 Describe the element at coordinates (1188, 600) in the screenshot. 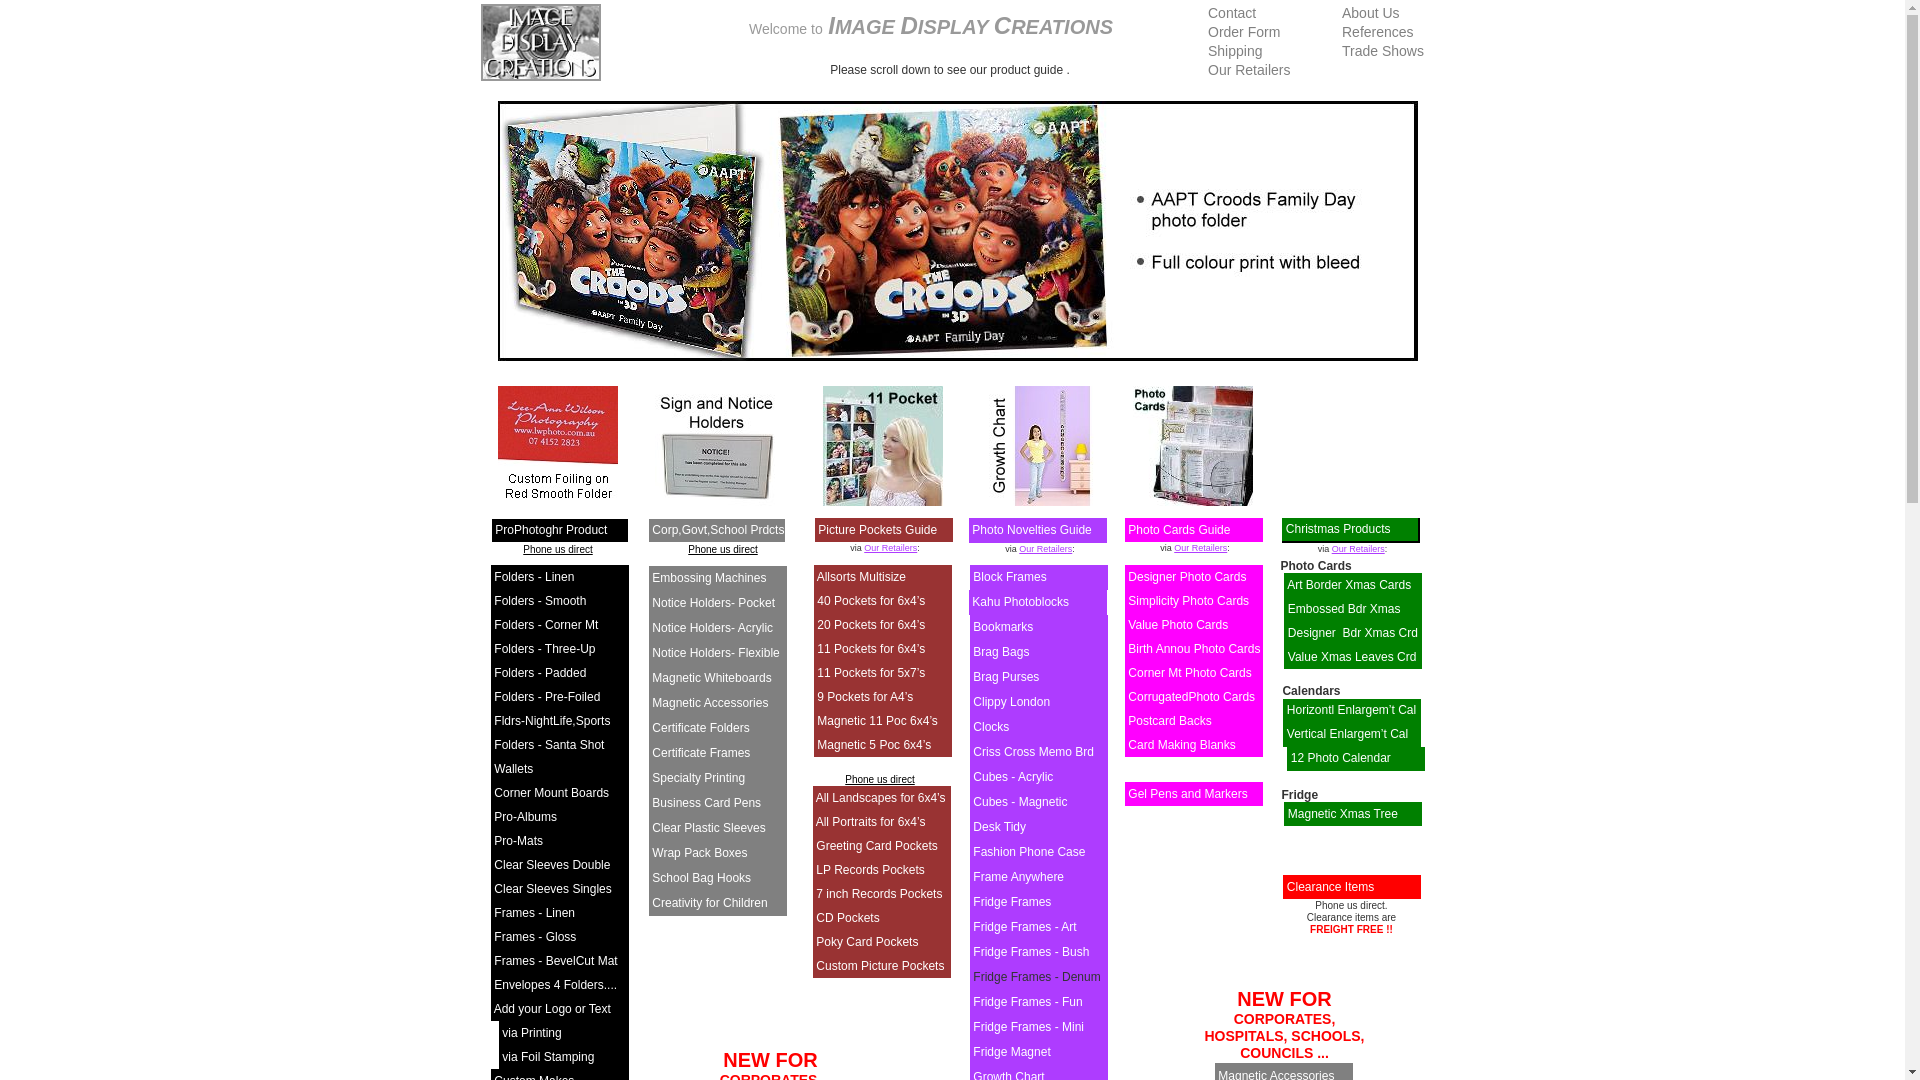

I see `'Simplicity Photo Cards'` at that location.